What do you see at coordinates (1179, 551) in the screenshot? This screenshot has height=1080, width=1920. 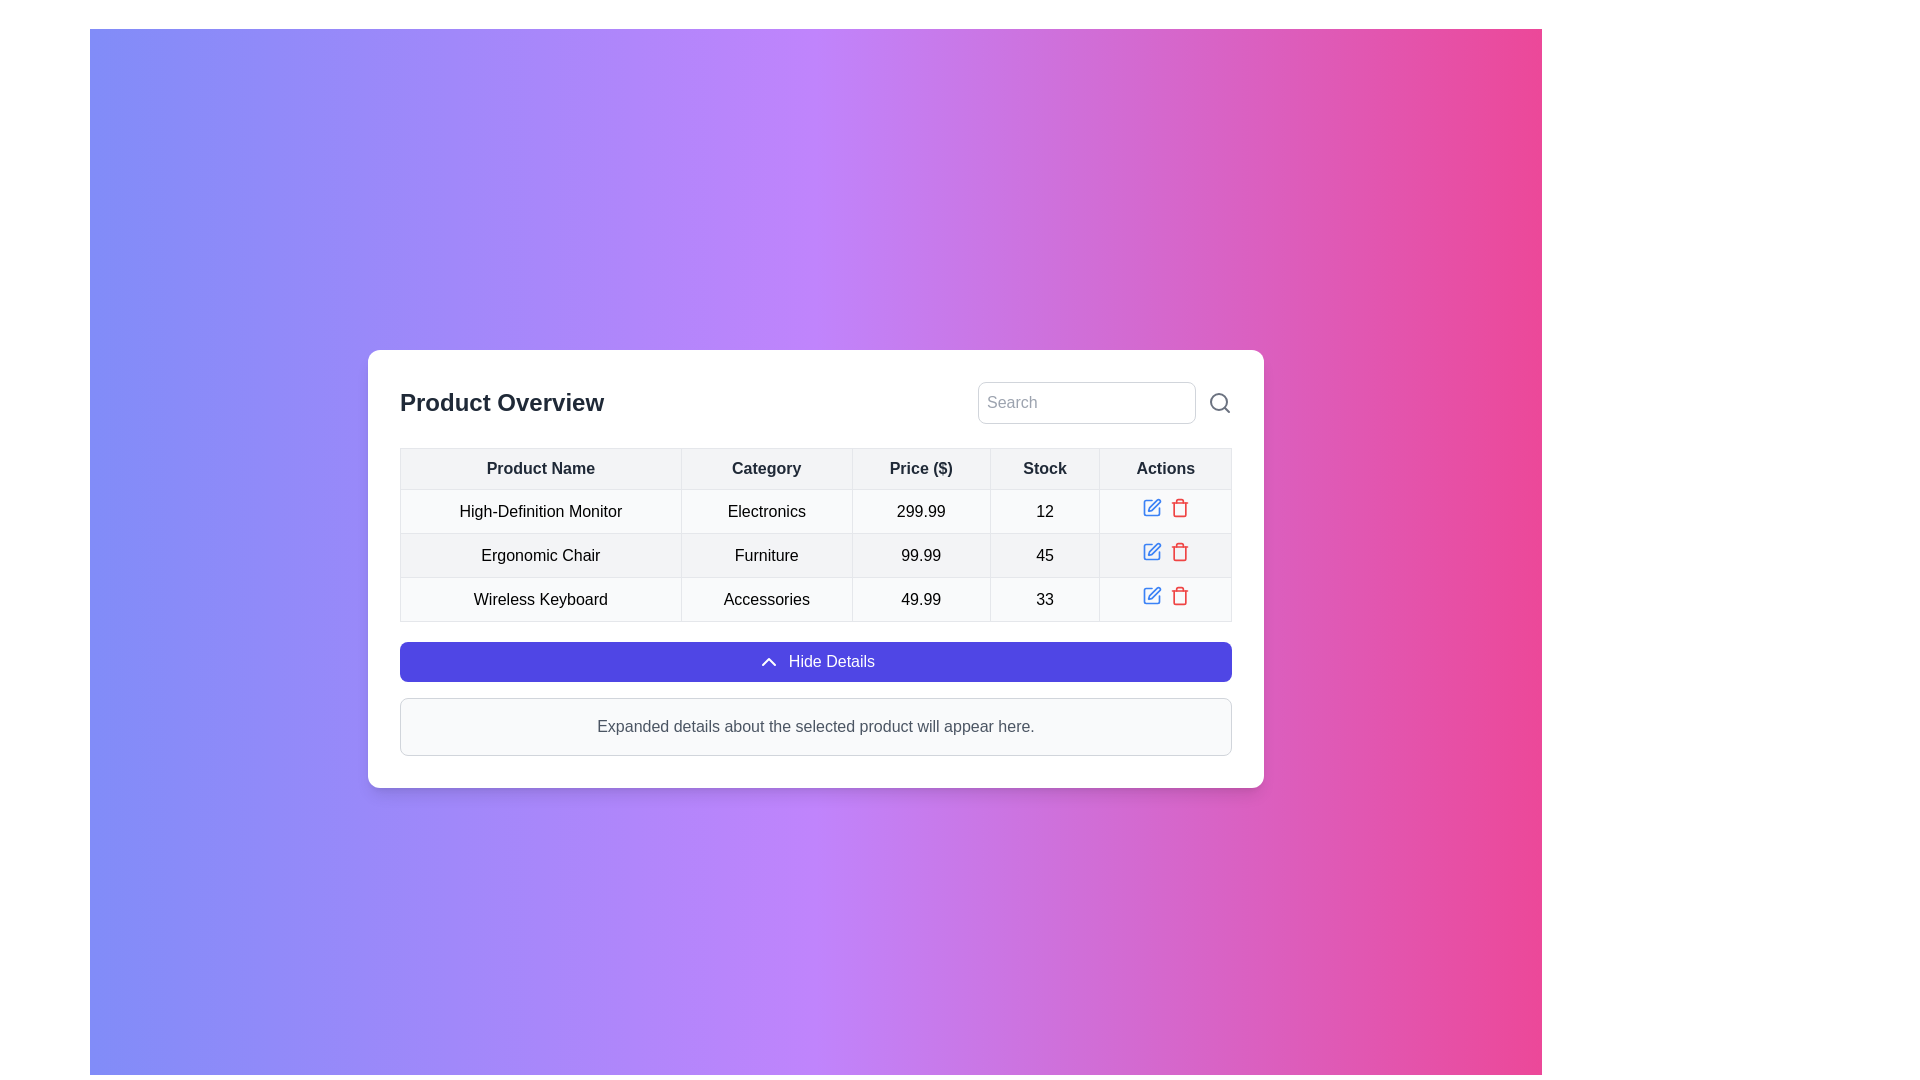 I see `the red-colored trash can icon button located in the bottom row of the 'Actions' column` at bounding box center [1179, 551].